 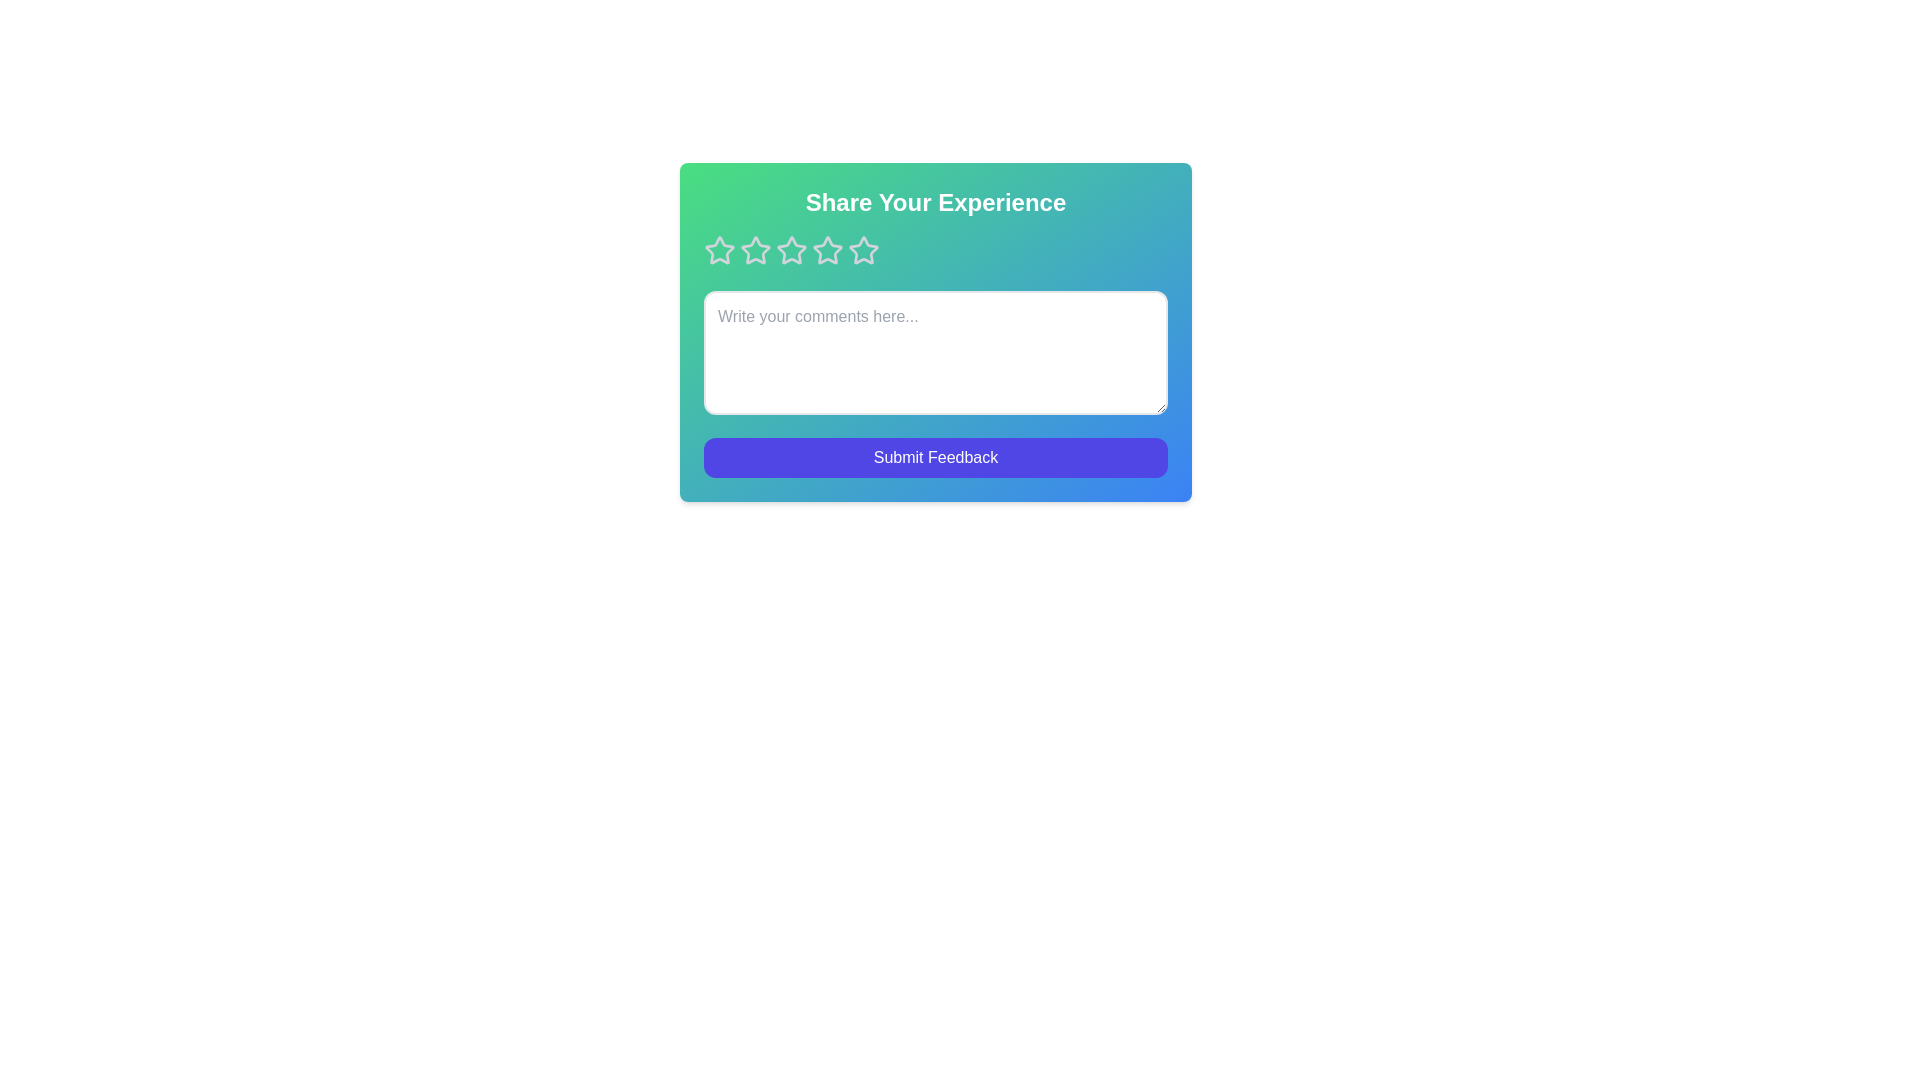 What do you see at coordinates (754, 249) in the screenshot?
I see `the star corresponding to 2 stars to preview the rating` at bounding box center [754, 249].